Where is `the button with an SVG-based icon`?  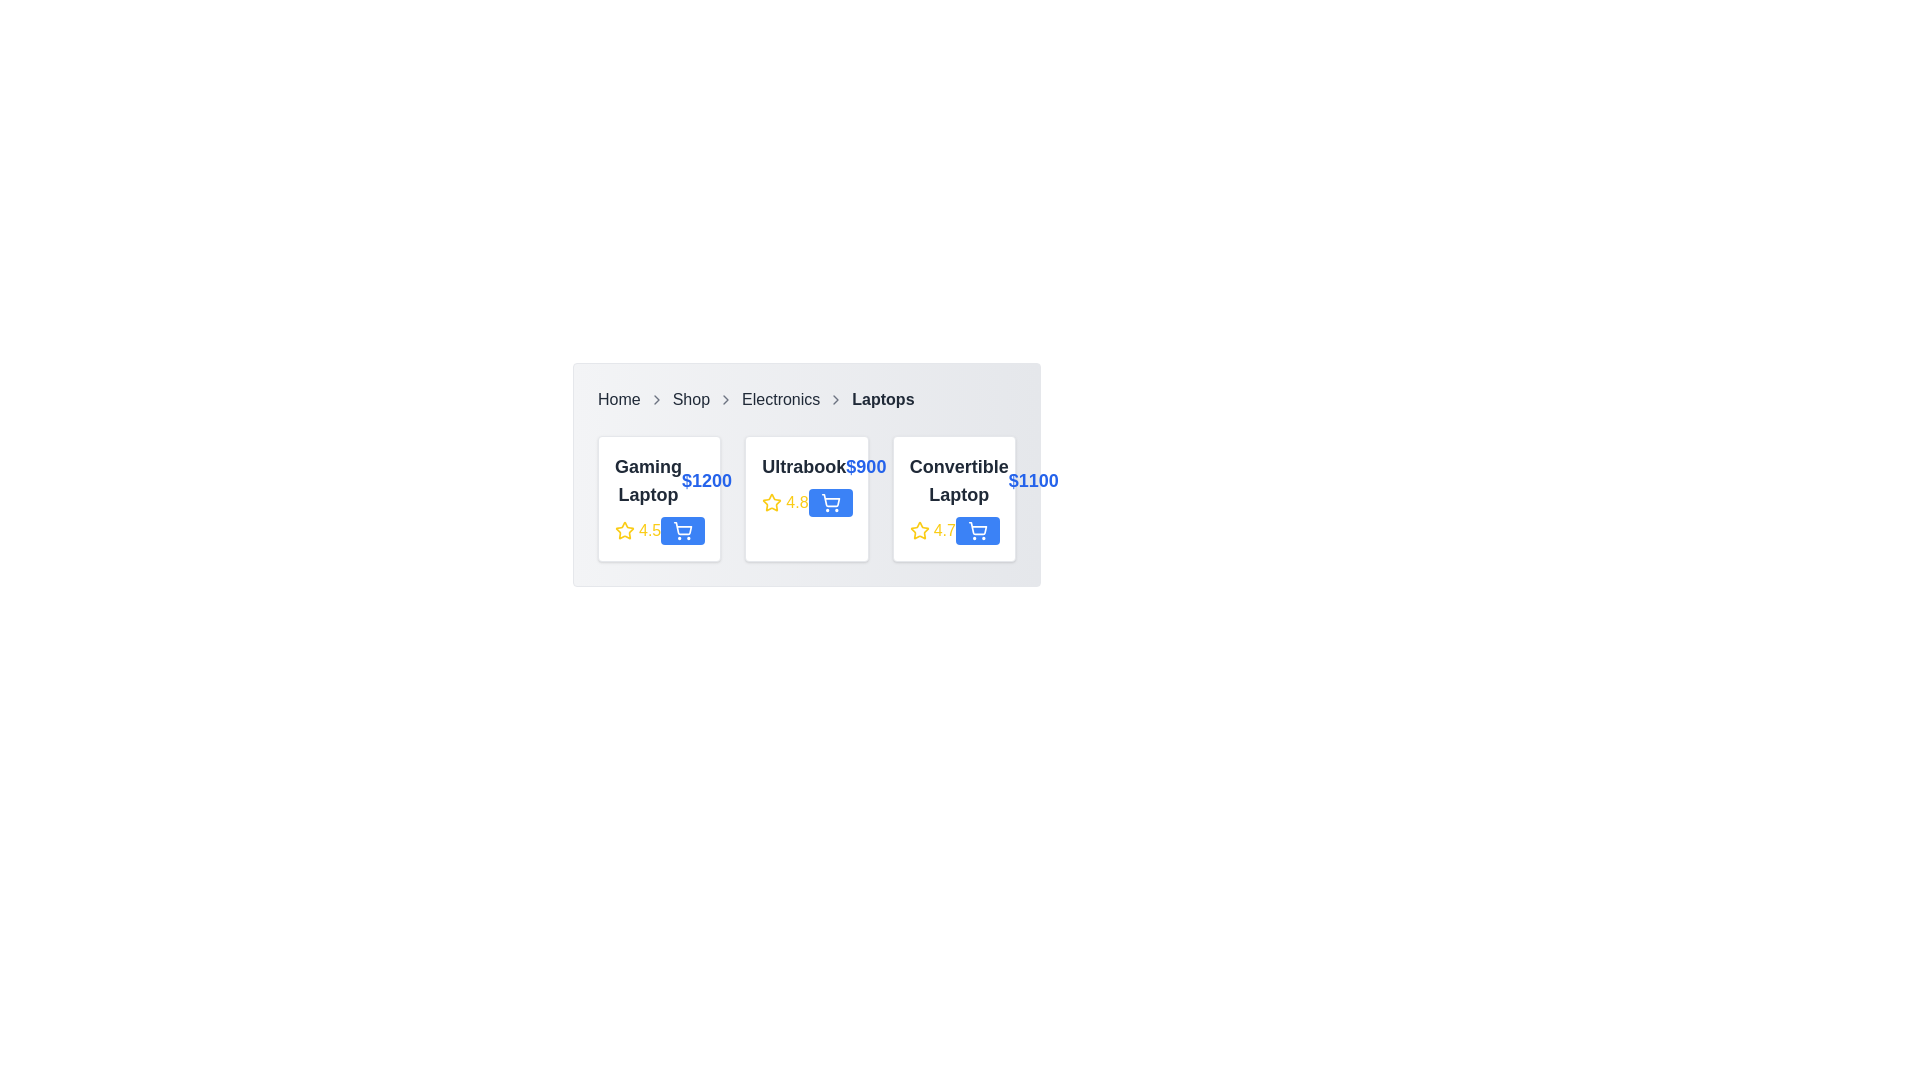 the button with an SVG-based icon is located at coordinates (977, 530).